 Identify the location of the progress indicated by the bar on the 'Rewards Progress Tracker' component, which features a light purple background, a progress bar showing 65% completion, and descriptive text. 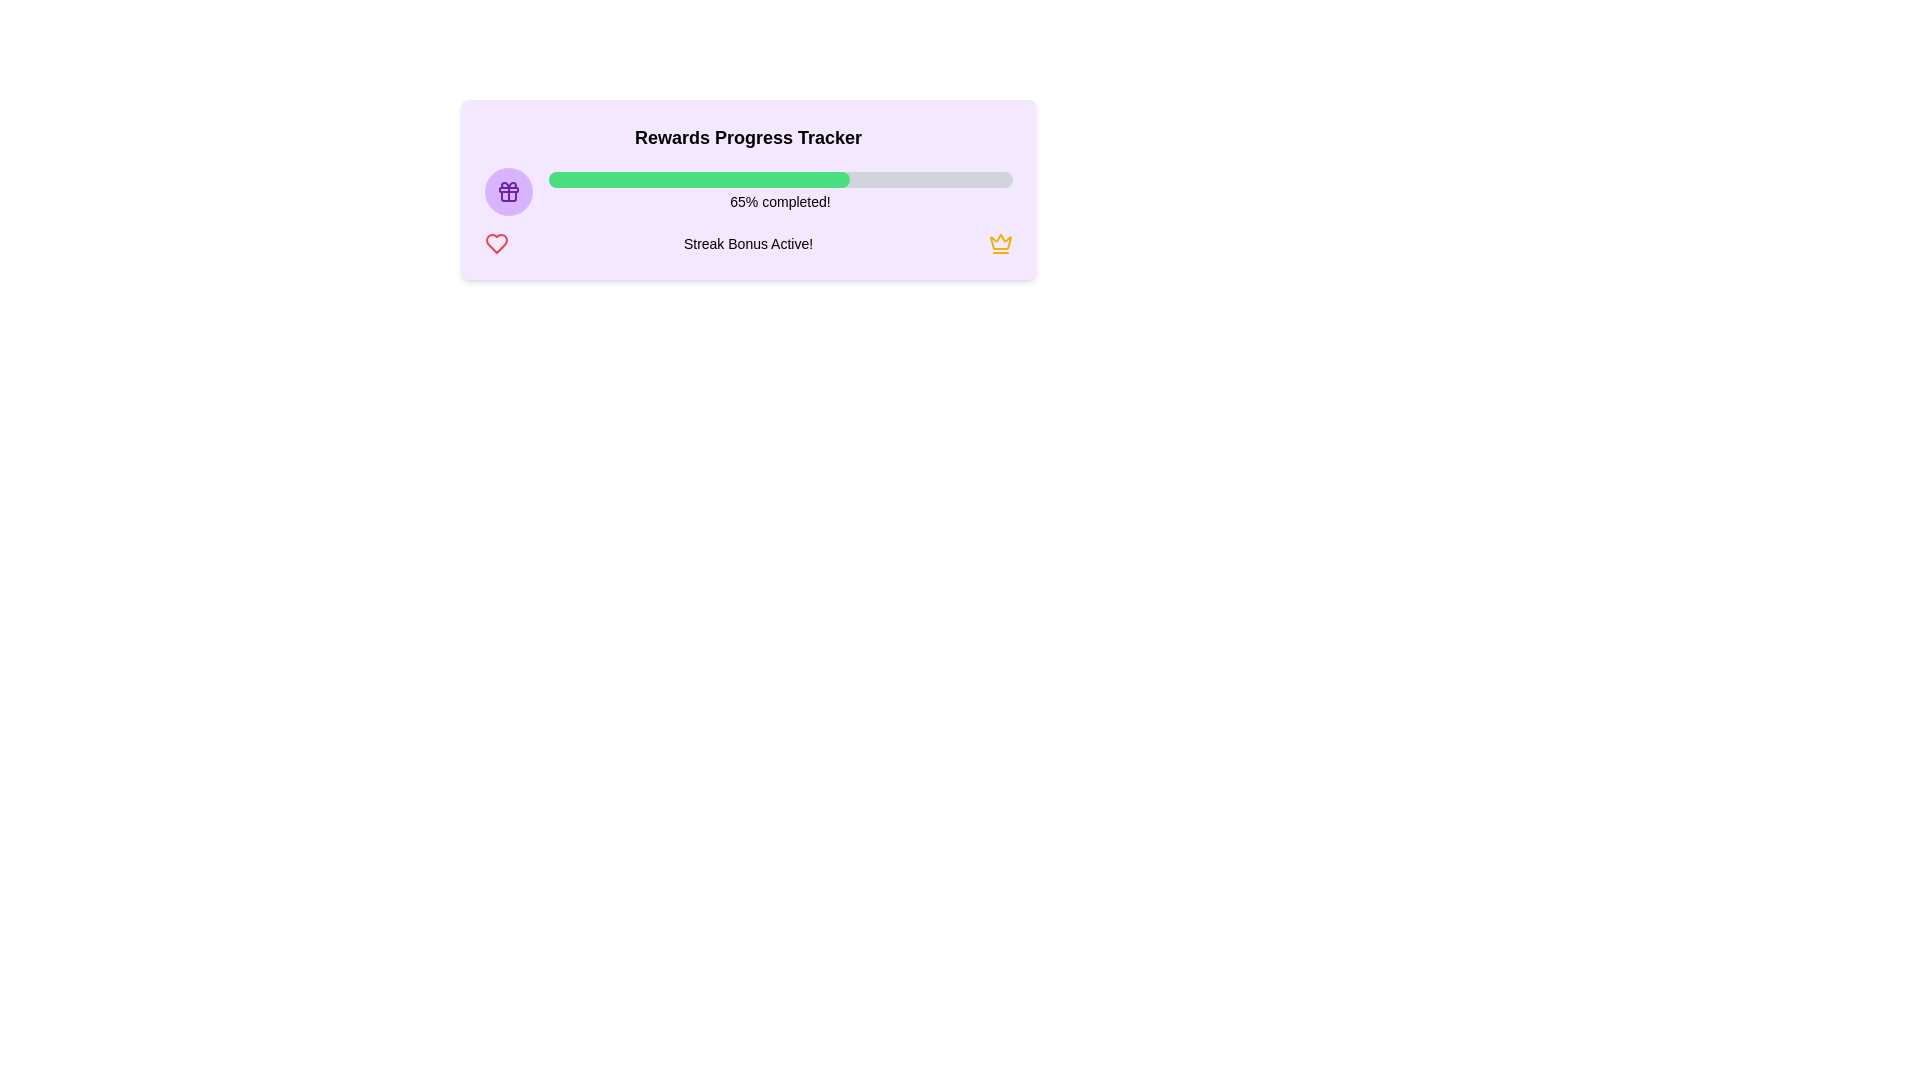
(747, 189).